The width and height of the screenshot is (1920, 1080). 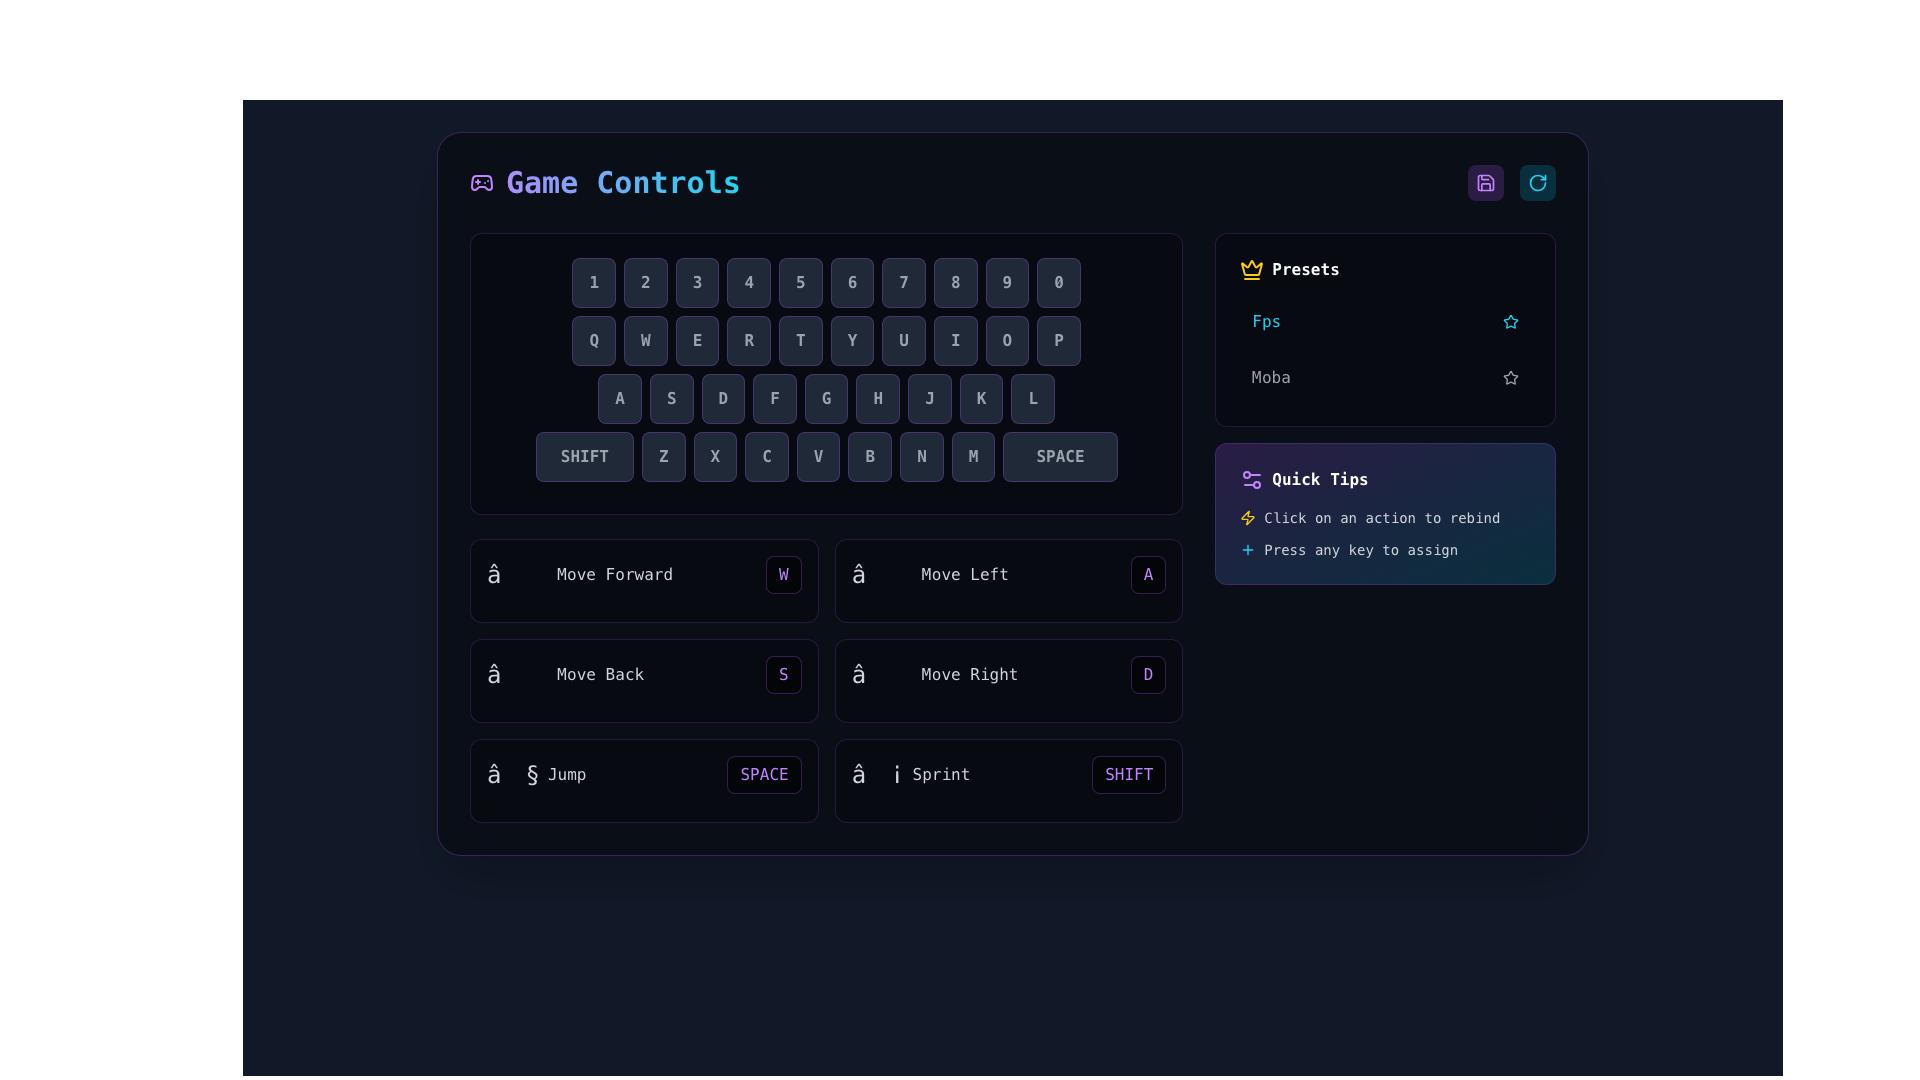 What do you see at coordinates (1384, 320) in the screenshot?
I see `the 'Fps' button-like selectable item` at bounding box center [1384, 320].